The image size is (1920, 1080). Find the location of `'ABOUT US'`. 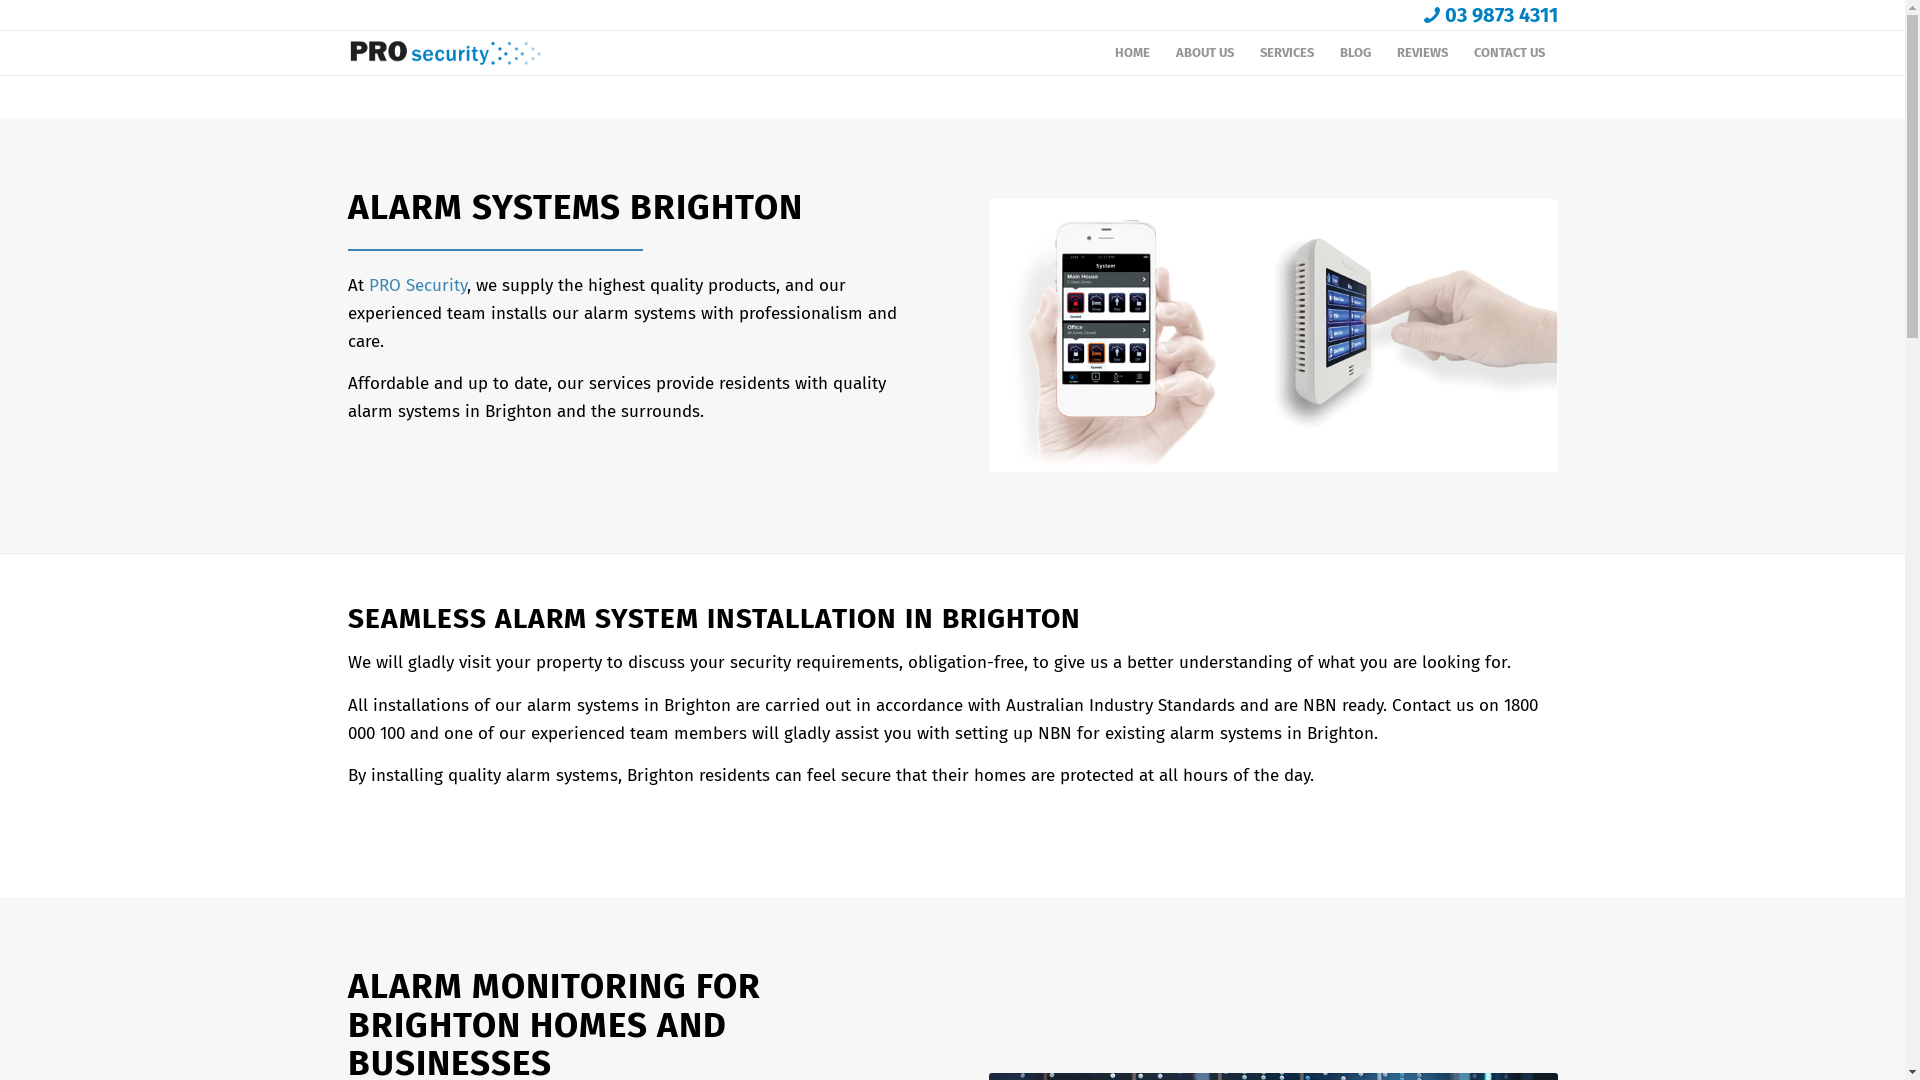

'ABOUT US' is located at coordinates (1203, 52).